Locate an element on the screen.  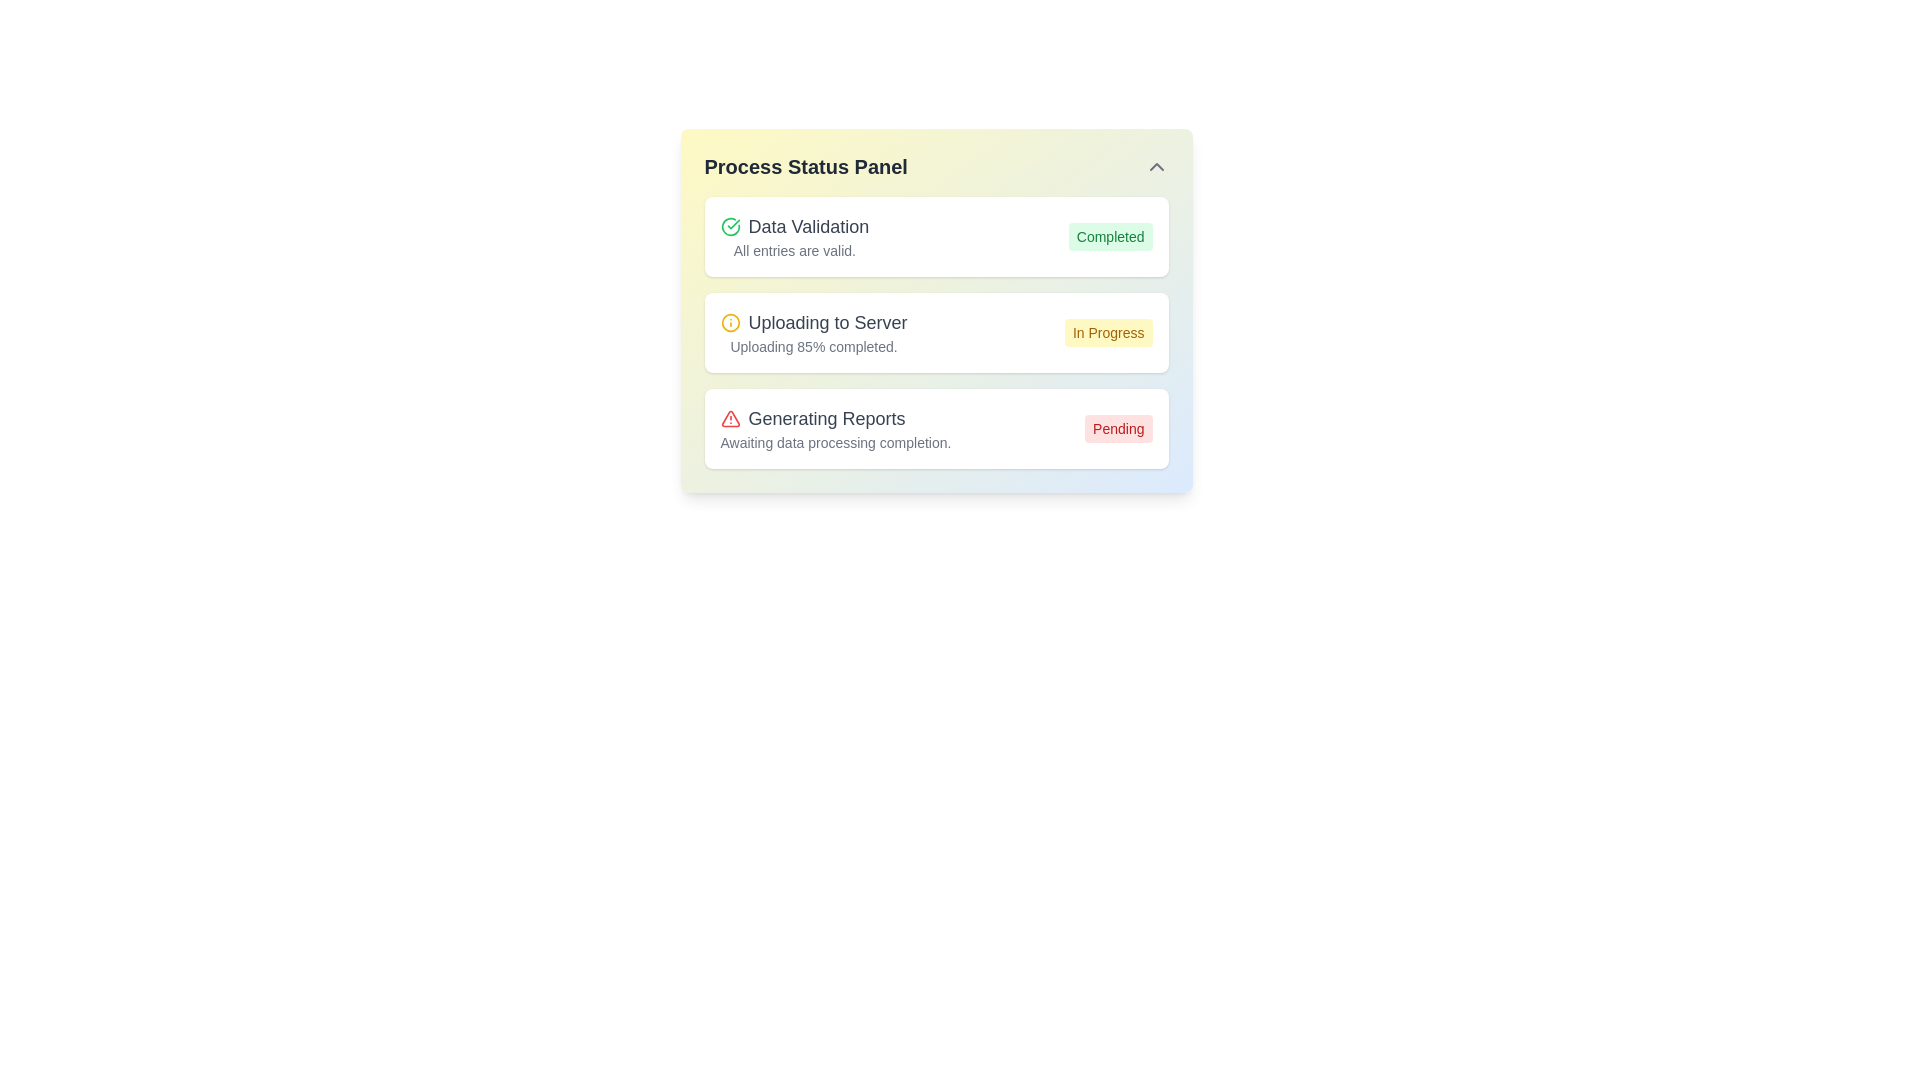
message displayed in the text label that shows 'Uploading 85% completed.' within the Process Status Panel, specifically in the second status block under 'Uploading to Server' is located at coordinates (814, 346).